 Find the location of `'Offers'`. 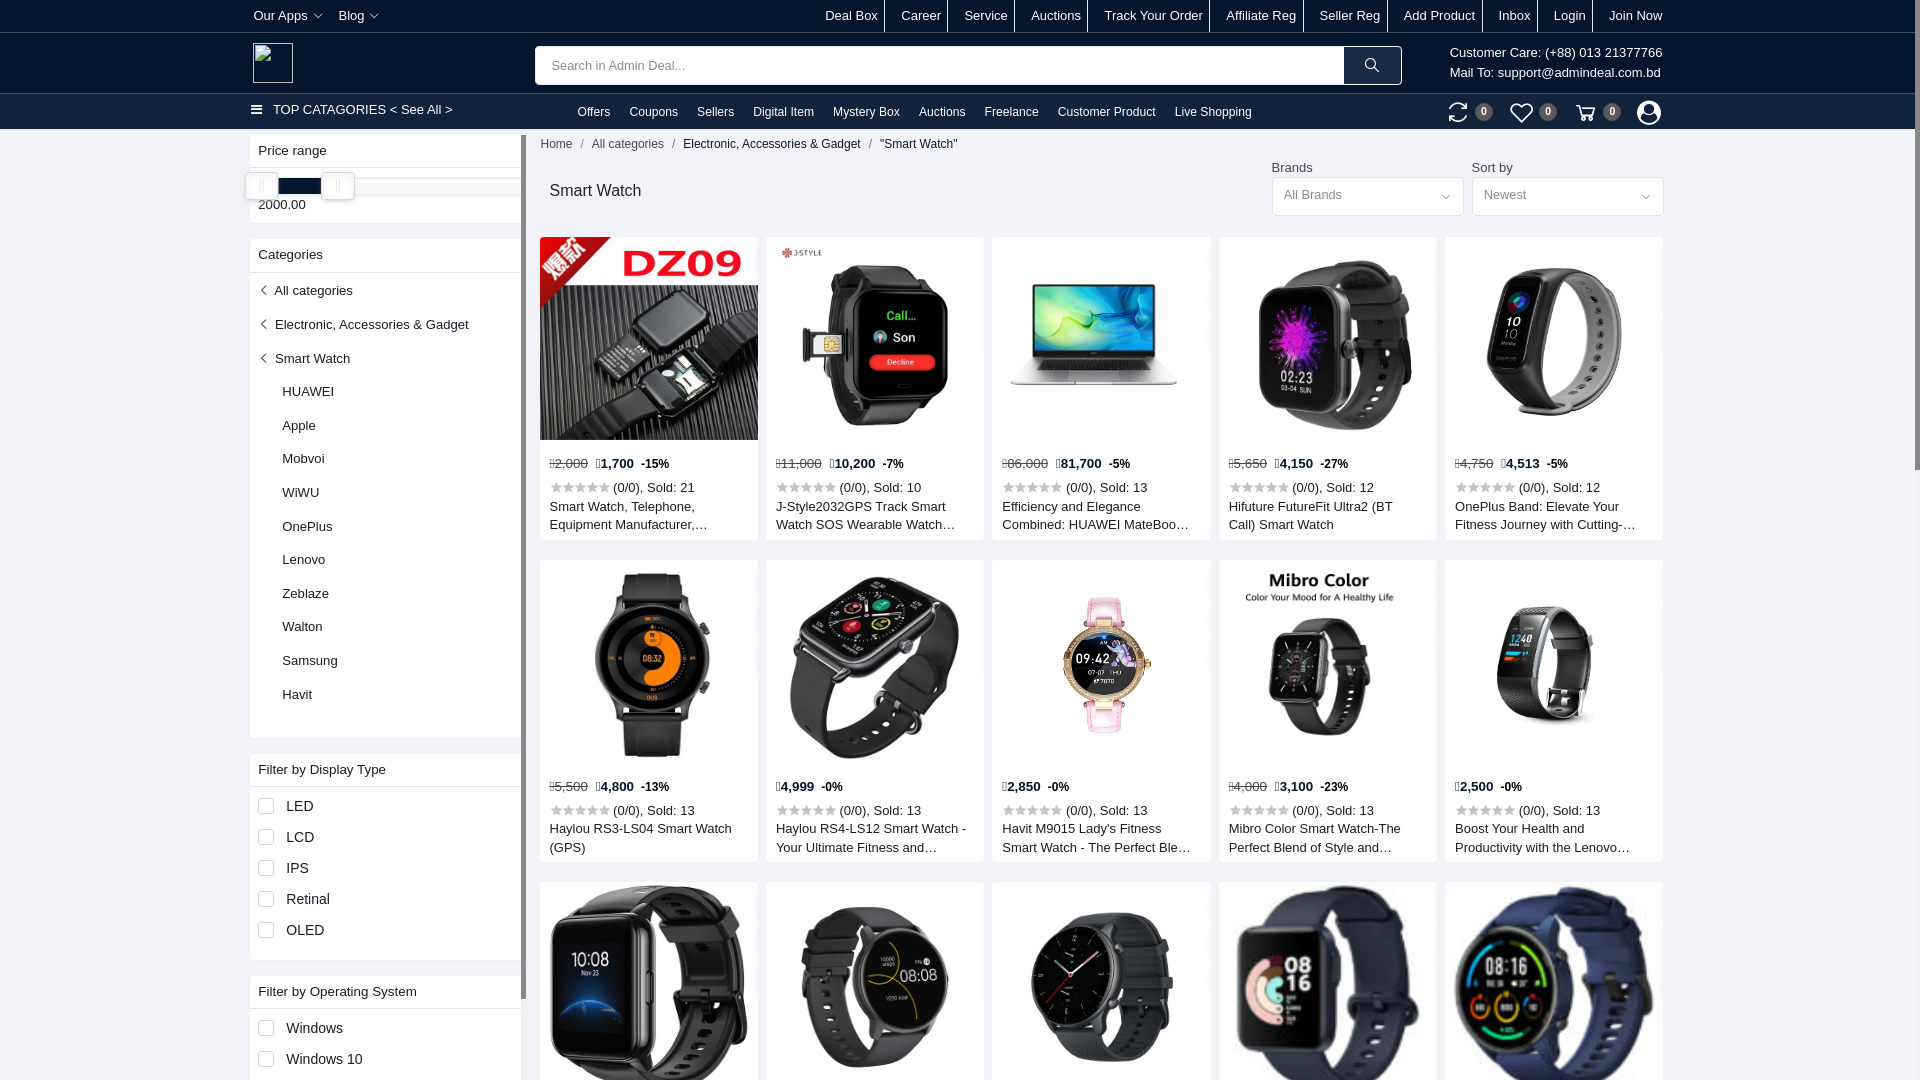

'Offers' is located at coordinates (591, 111).